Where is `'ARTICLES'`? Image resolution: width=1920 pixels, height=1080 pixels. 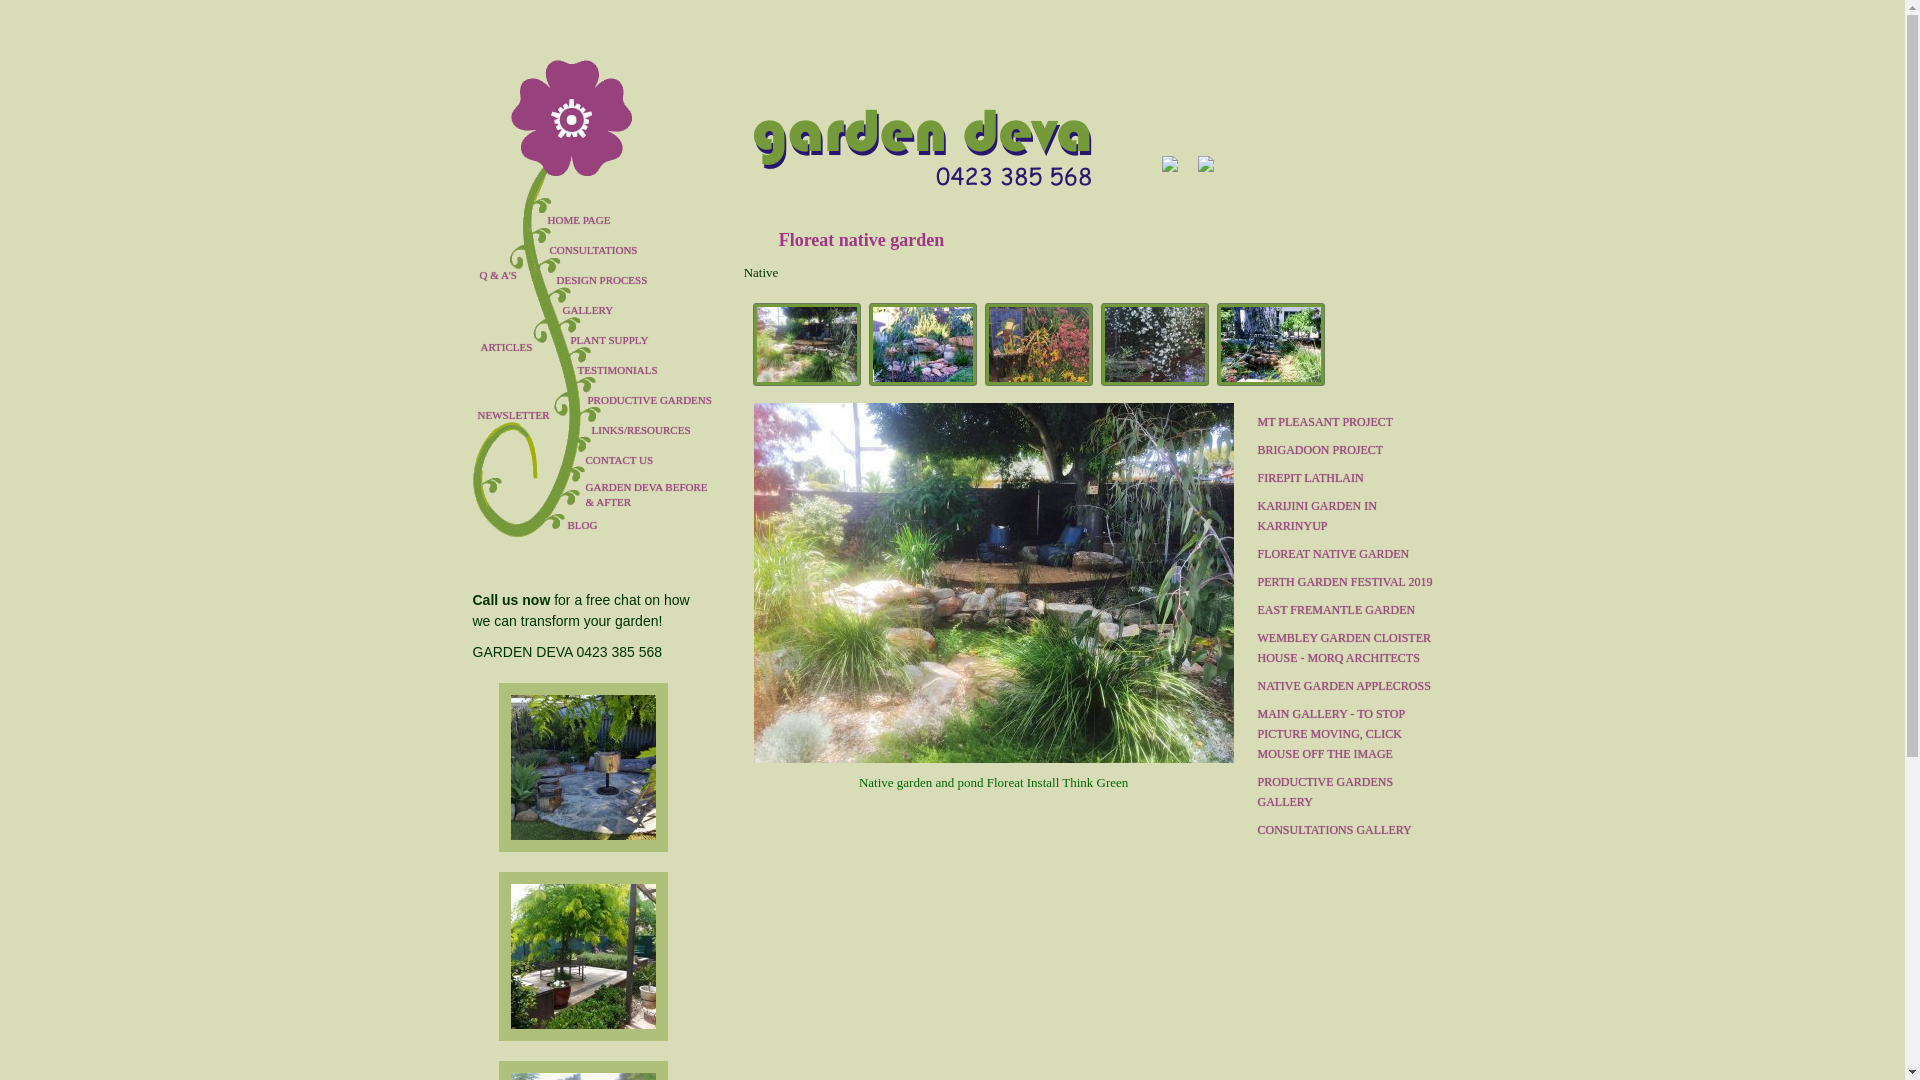 'ARTICLES' is located at coordinates (519, 346).